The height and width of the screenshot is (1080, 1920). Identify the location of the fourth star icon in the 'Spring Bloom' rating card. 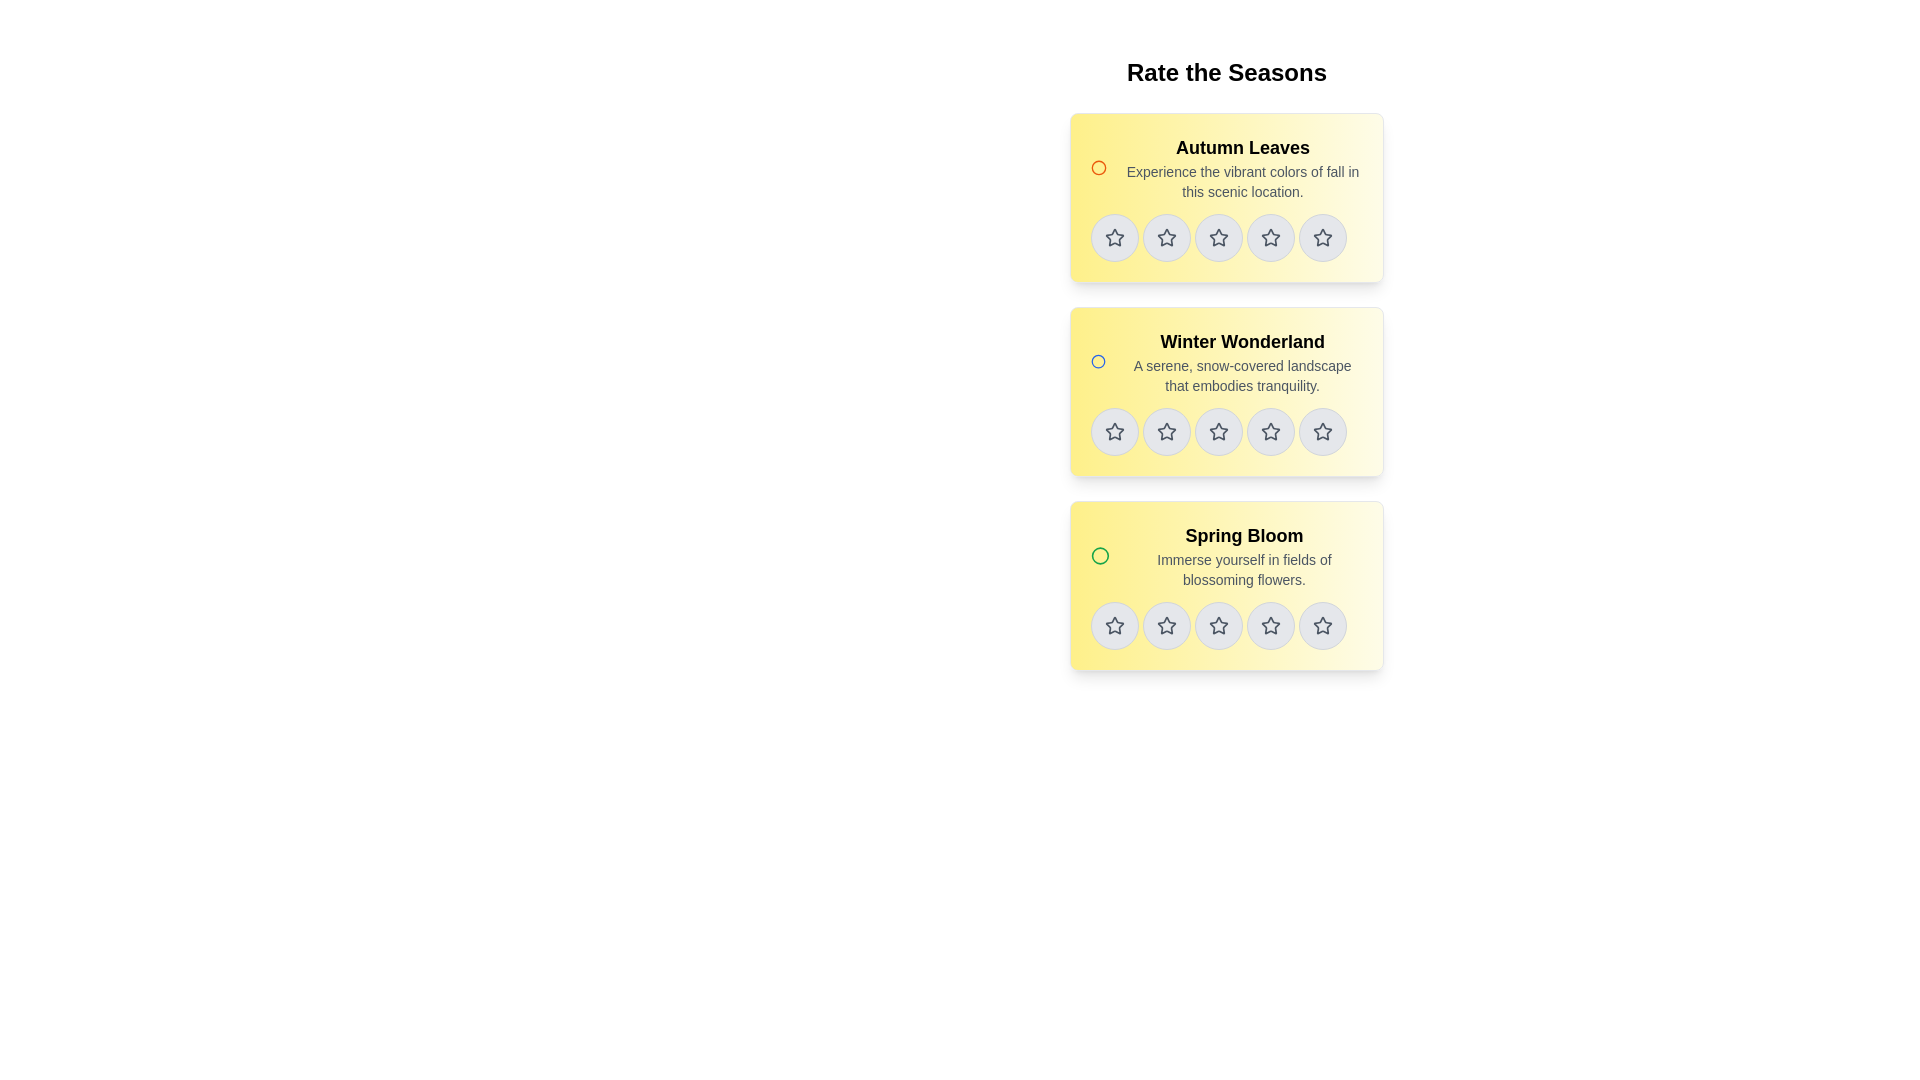
(1217, 623).